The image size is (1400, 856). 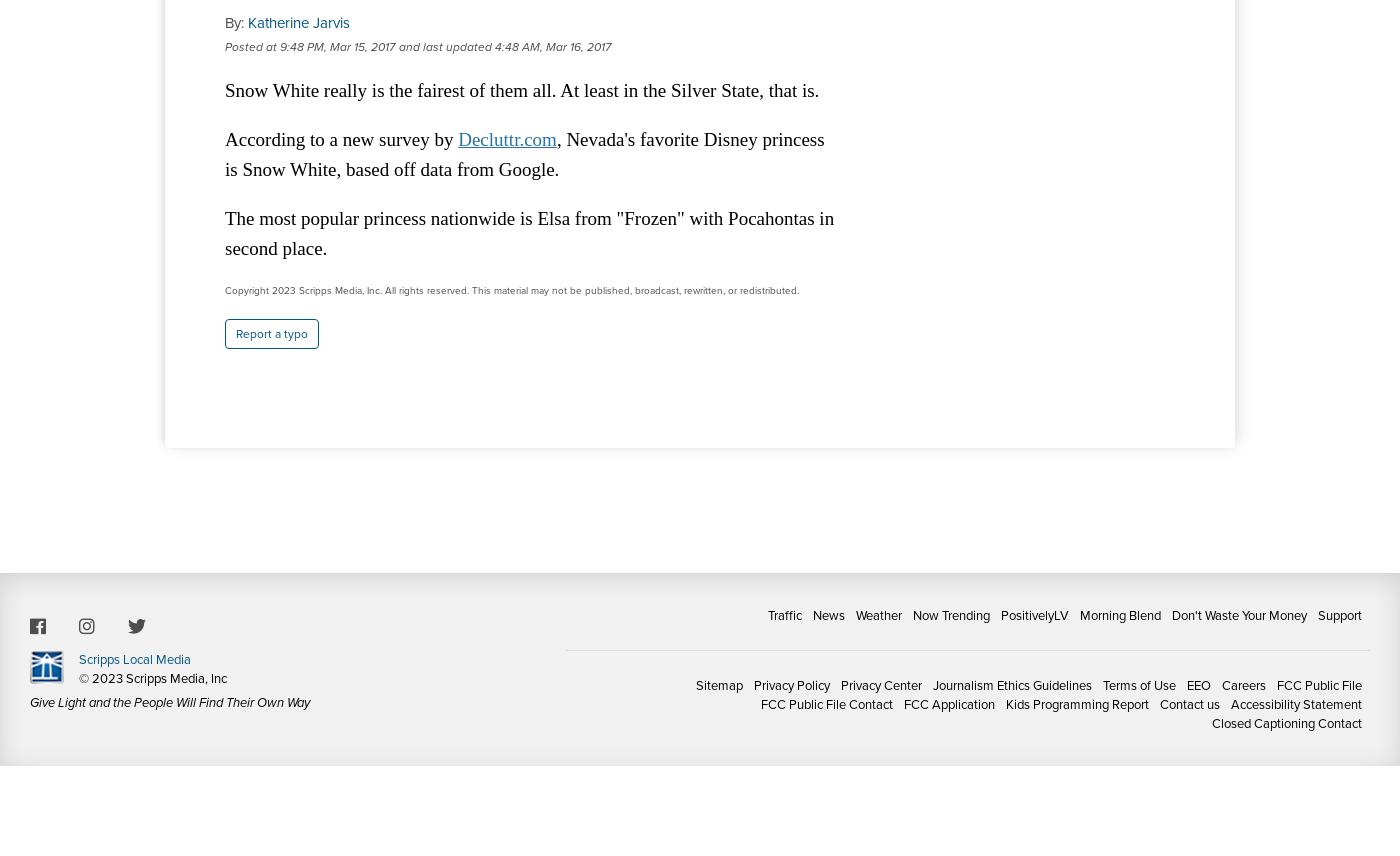 What do you see at coordinates (1001, 614) in the screenshot?
I see `'PositivelyLV'` at bounding box center [1001, 614].